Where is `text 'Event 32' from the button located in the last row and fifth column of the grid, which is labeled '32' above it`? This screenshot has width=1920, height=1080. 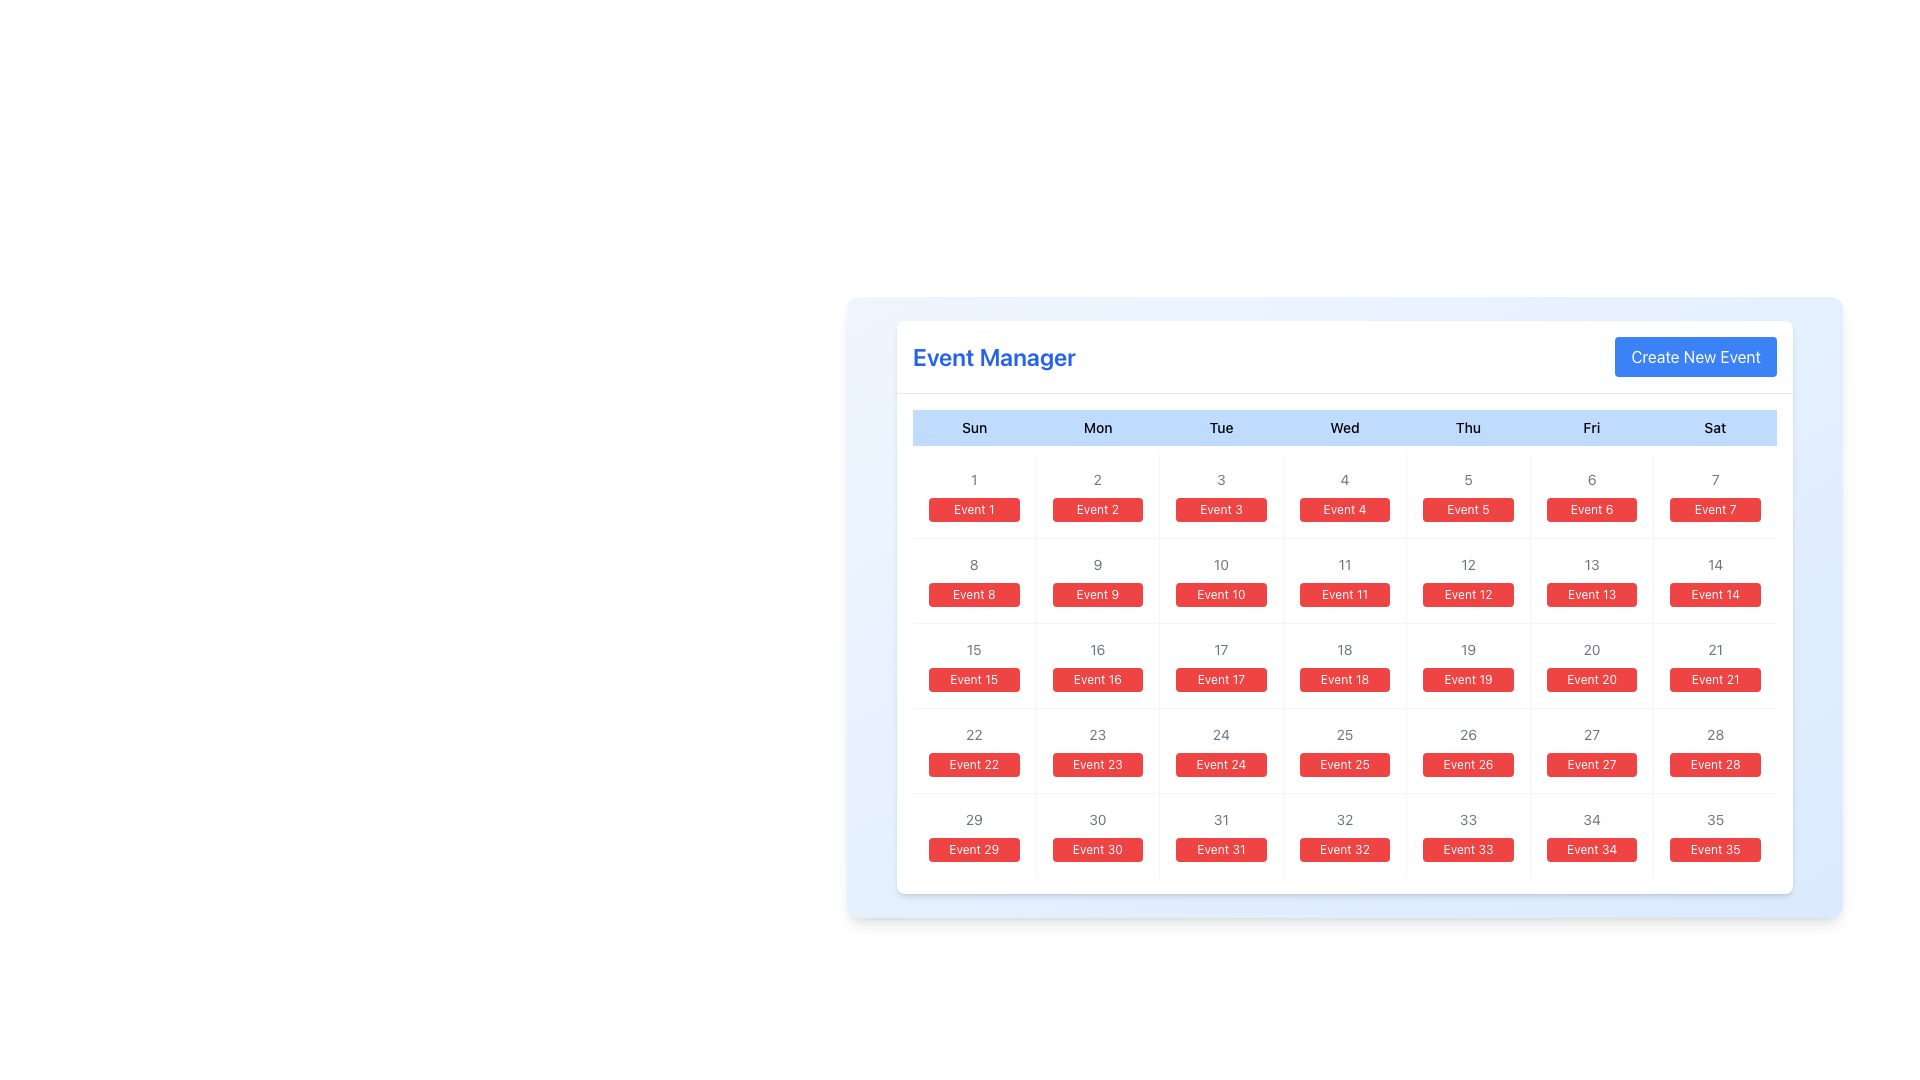
text 'Event 32' from the button located in the last row and fifth column of the grid, which is labeled '32' above it is located at coordinates (1344, 849).